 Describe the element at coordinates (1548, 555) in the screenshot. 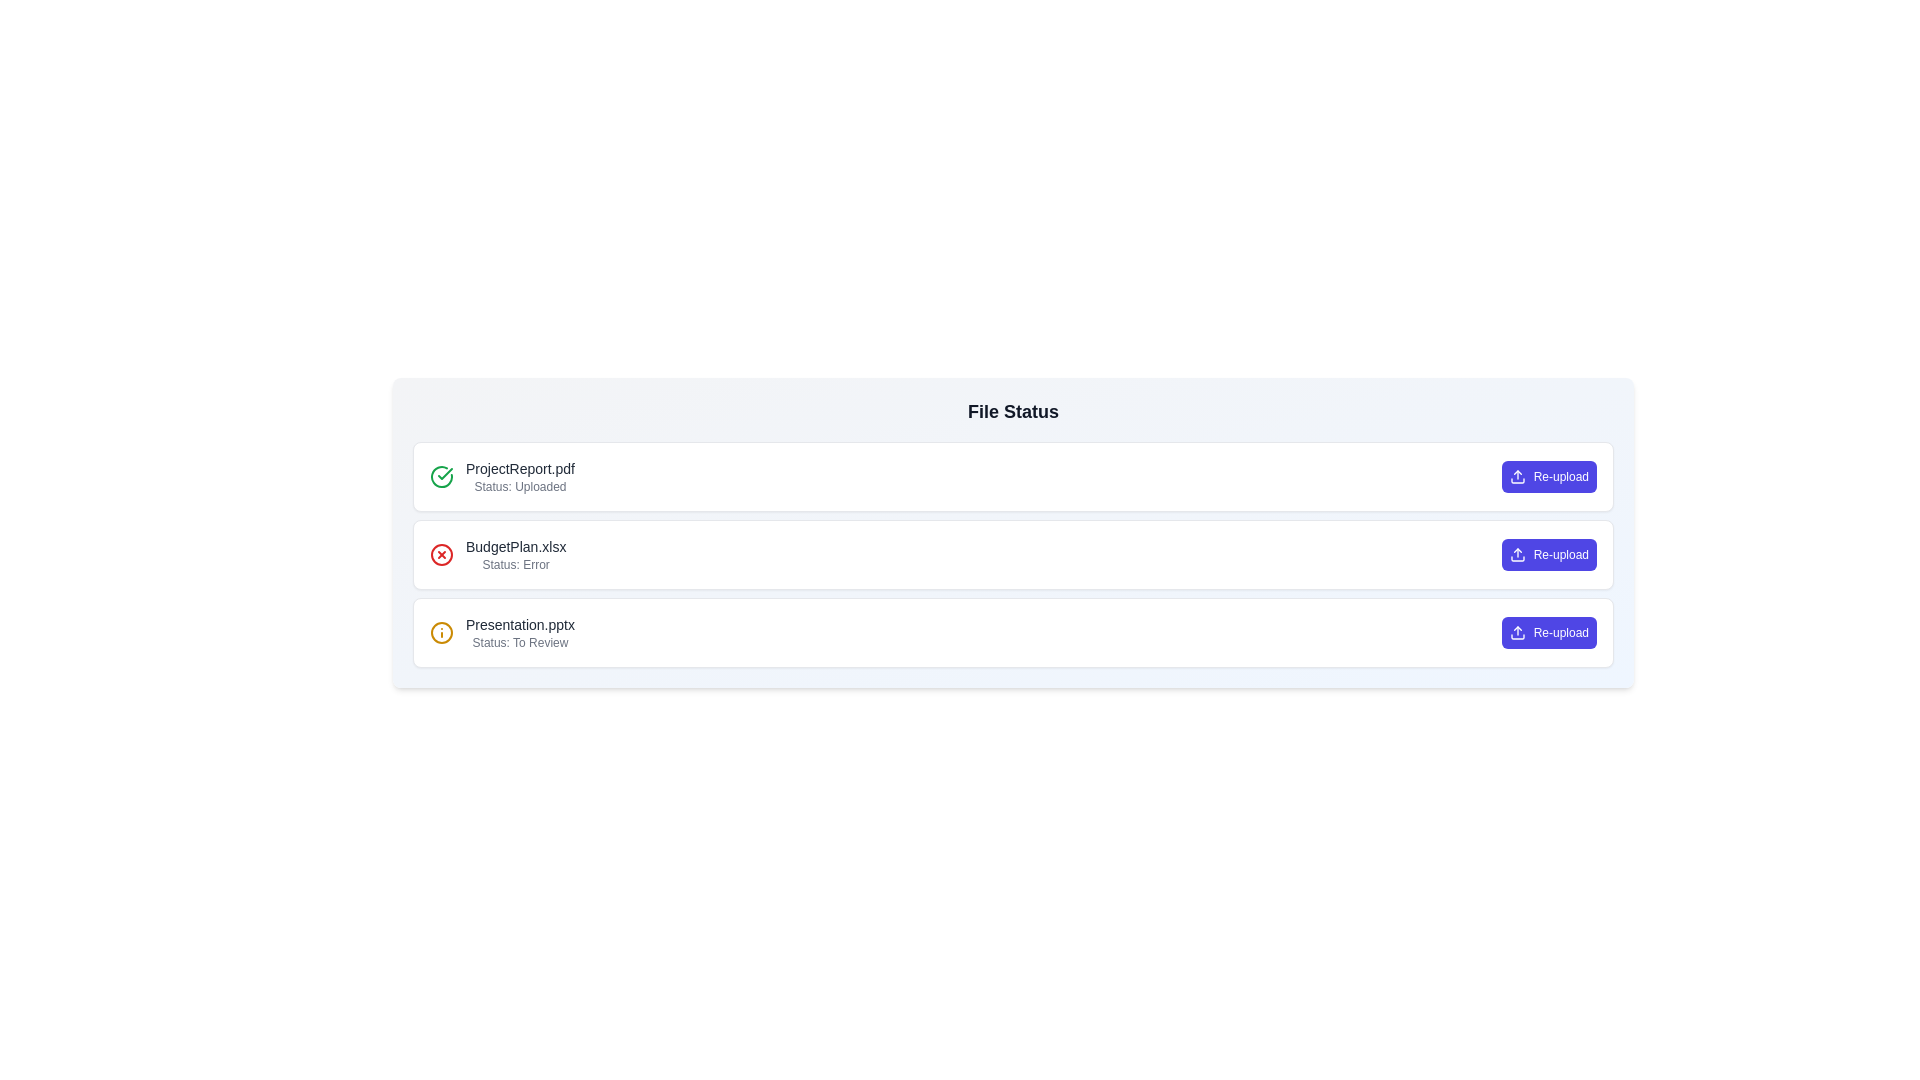

I see `'Re-upload' button for the file BudgetPlan.xlsx` at that location.